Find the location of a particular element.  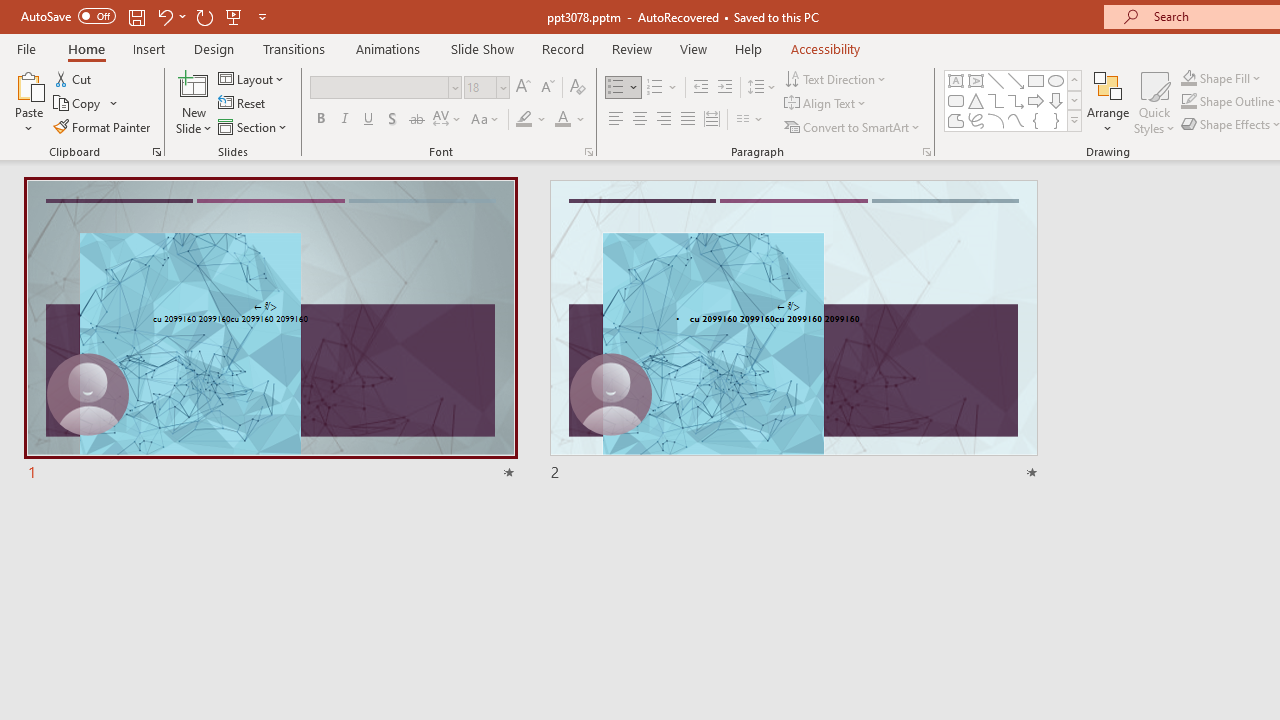

'Columns' is located at coordinates (749, 119).